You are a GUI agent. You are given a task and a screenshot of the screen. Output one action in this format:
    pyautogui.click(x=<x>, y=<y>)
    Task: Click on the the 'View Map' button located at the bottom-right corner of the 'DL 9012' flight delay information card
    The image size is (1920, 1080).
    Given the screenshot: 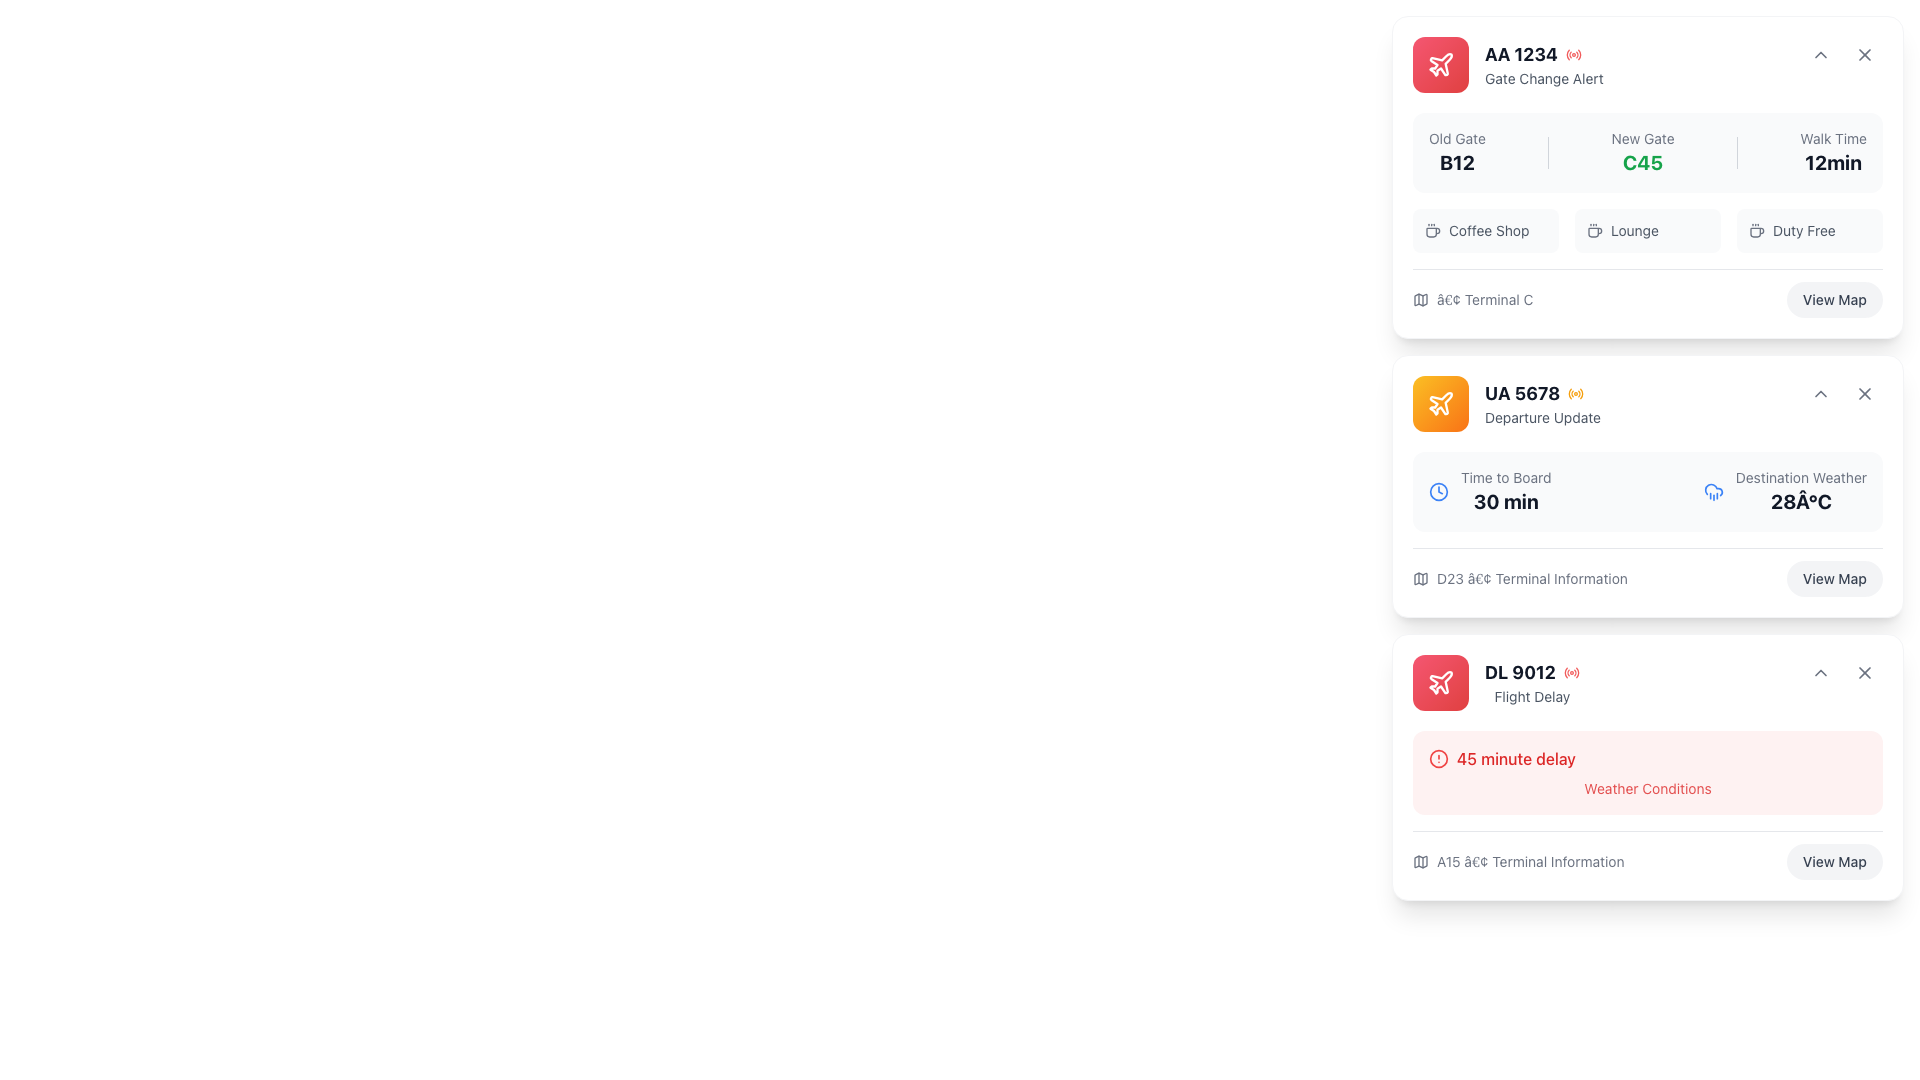 What is the action you would take?
    pyautogui.click(x=1834, y=860)
    